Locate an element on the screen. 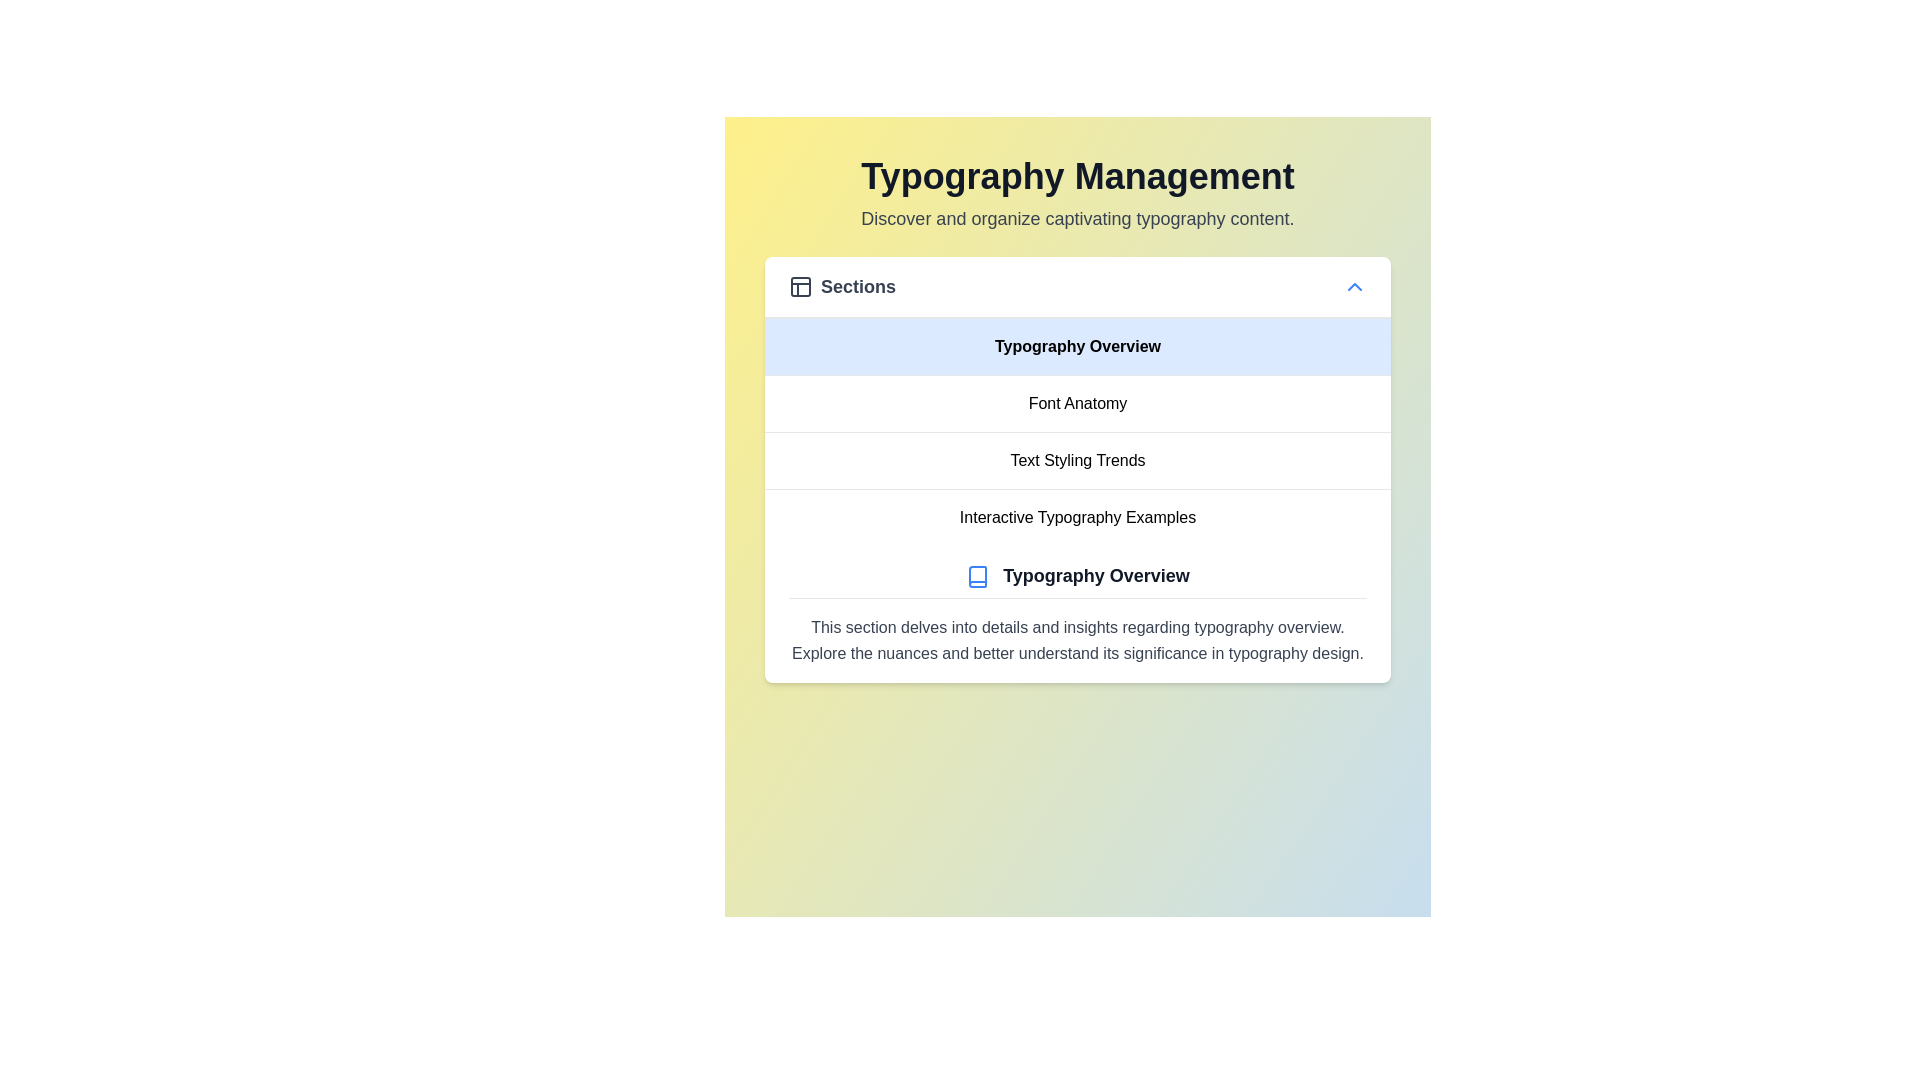  the text label that reads 'Text Styling Trends', which is the third item in a vertically stacked list under the 'Sections' heading, positioned between 'Font Anatomy' and 'Interactive Typography Examples' is located at coordinates (1077, 460).